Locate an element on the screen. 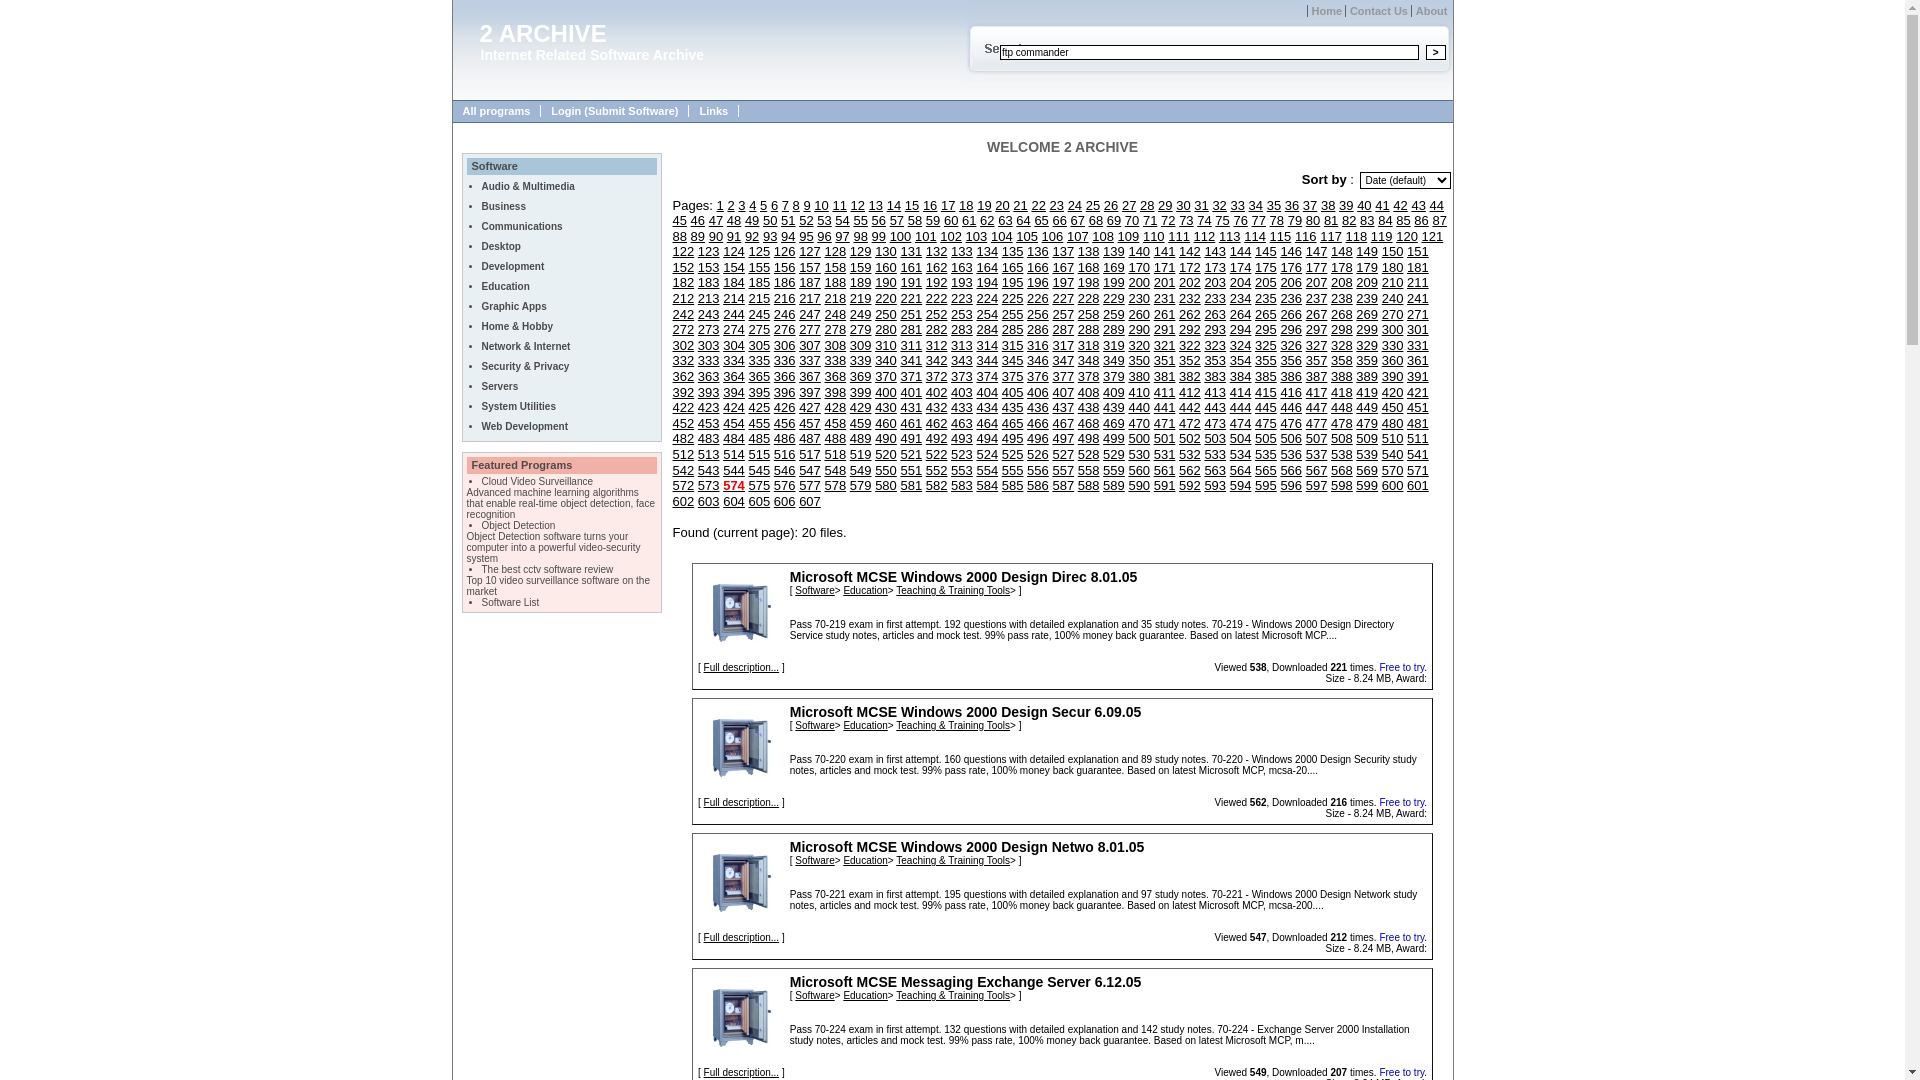 Image resolution: width=1920 pixels, height=1080 pixels. '337' is located at coordinates (797, 360).